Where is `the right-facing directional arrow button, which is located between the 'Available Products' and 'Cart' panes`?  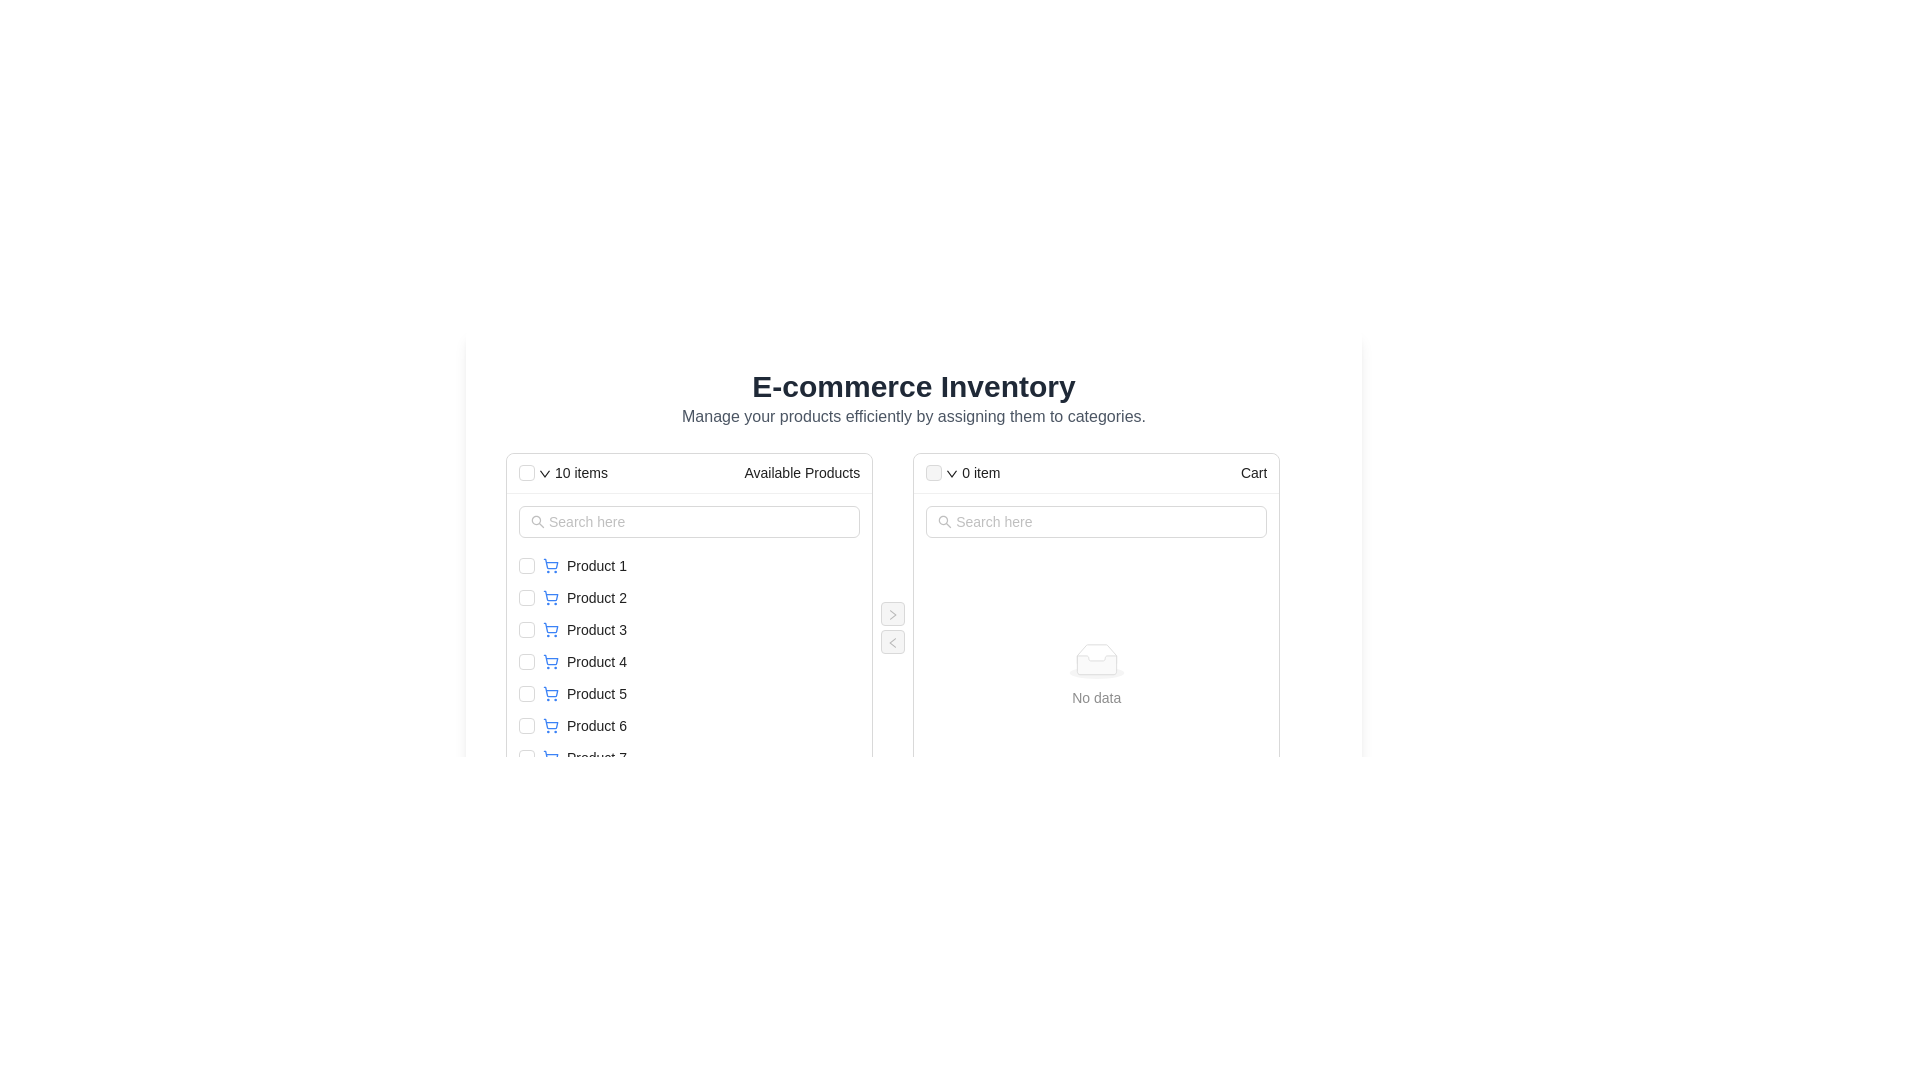 the right-facing directional arrow button, which is located between the 'Available Products' and 'Cart' panes is located at coordinates (892, 613).